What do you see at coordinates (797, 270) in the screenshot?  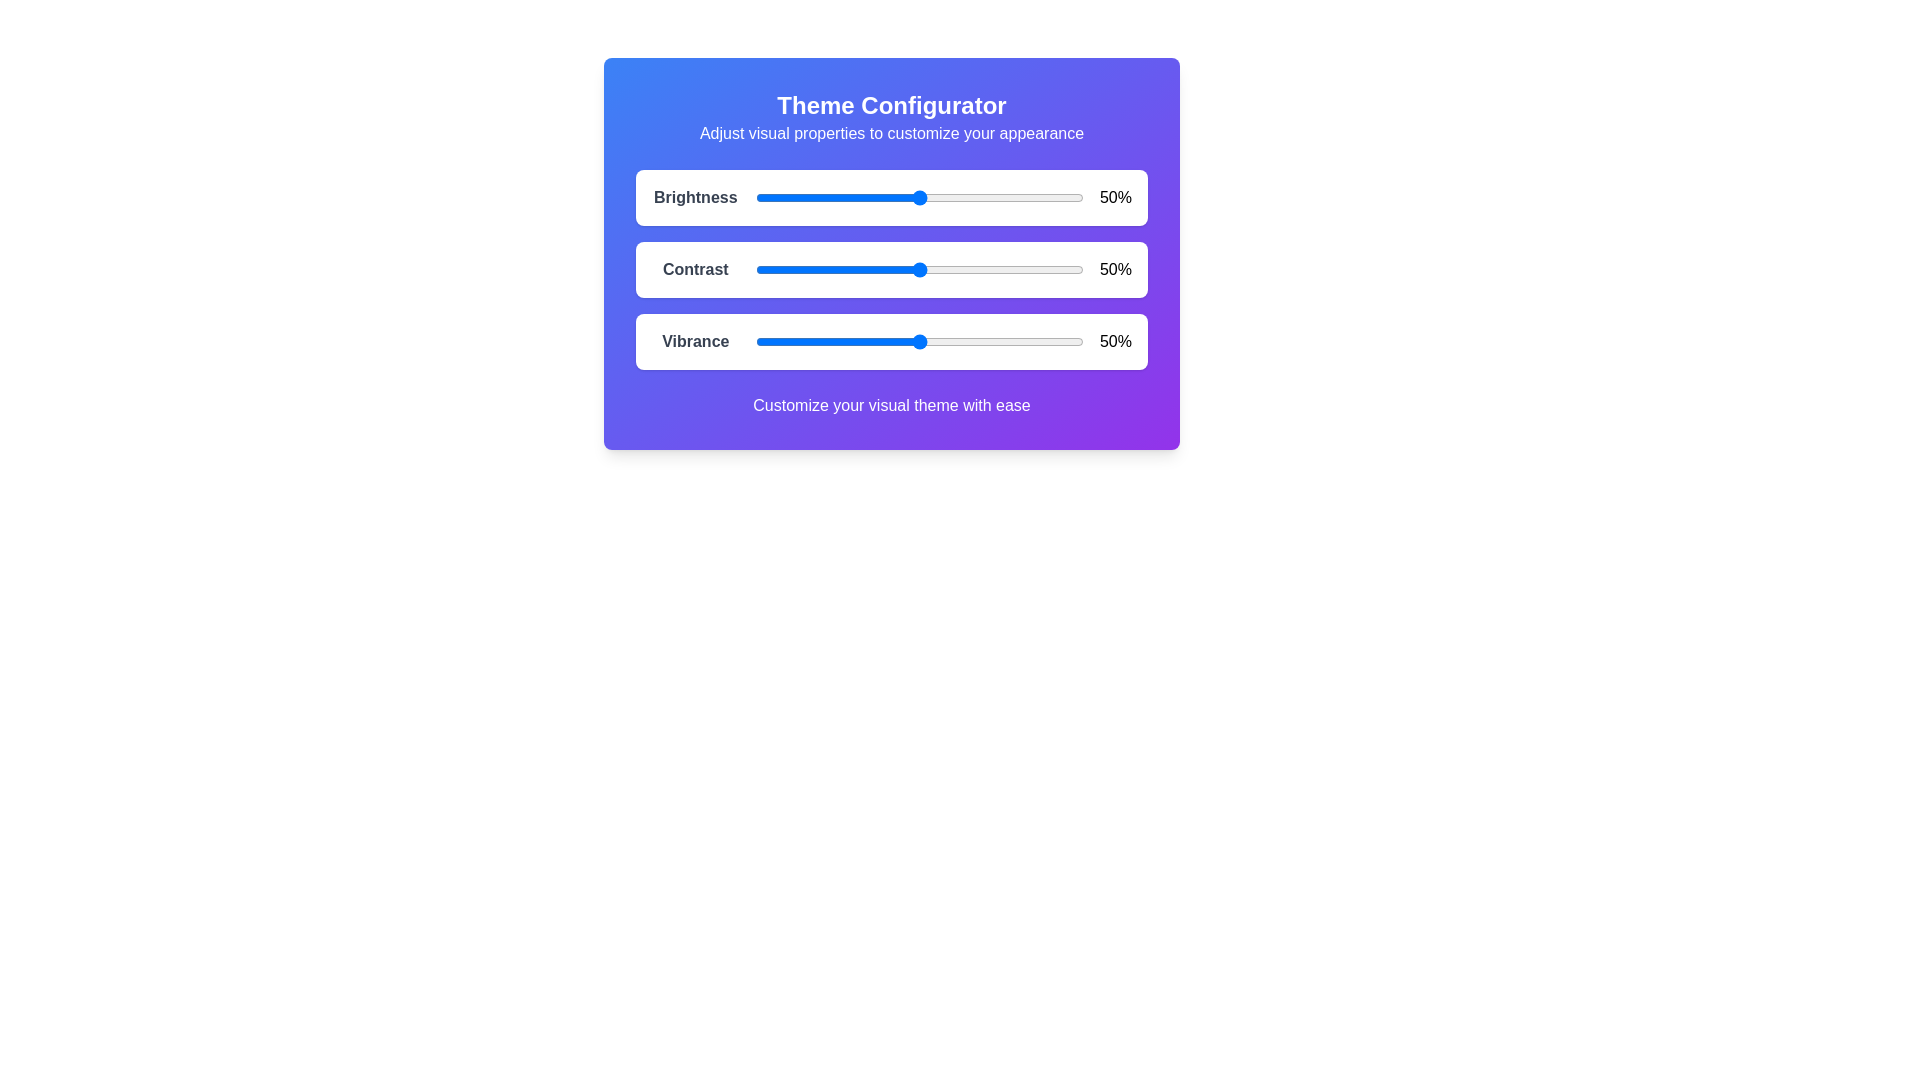 I see `the contrast slider to 13%` at bounding box center [797, 270].